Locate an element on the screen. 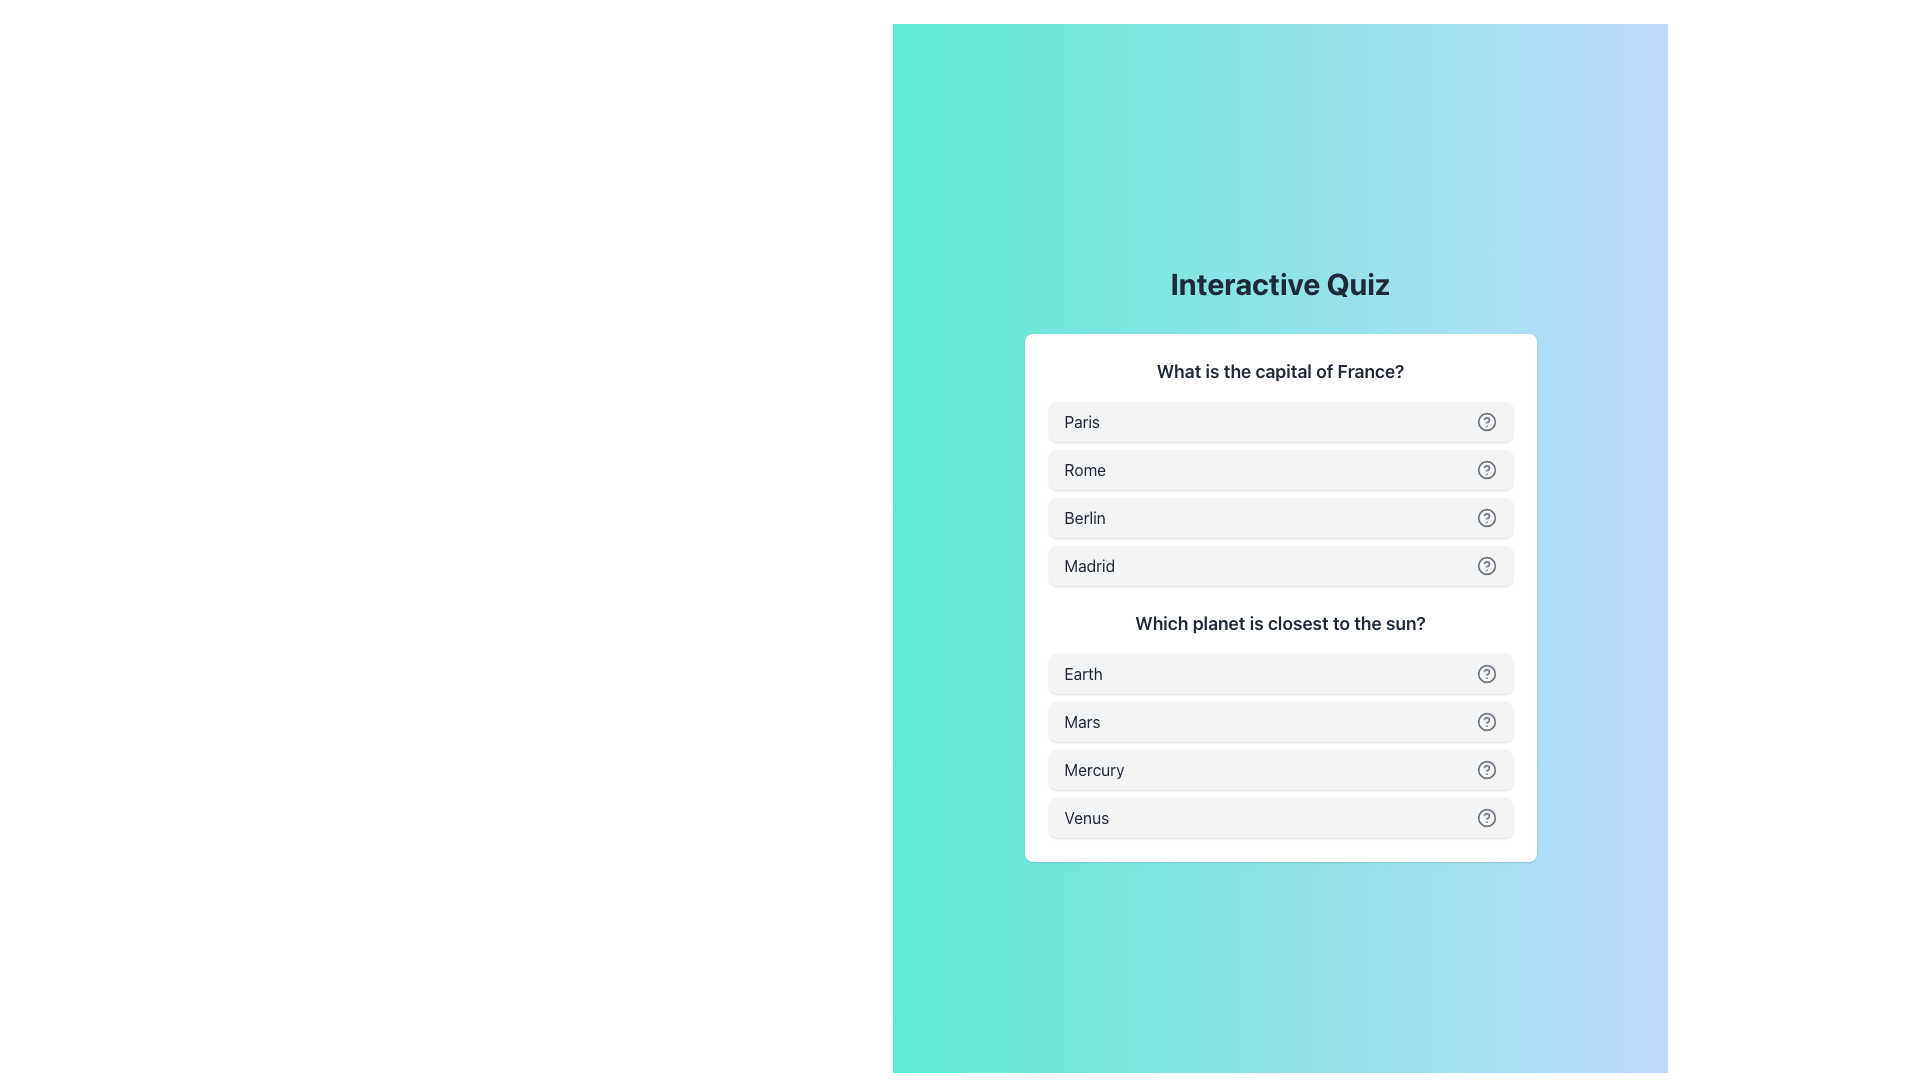 This screenshot has height=1080, width=1920. the button labeled 'Madrid' which is the fourth item in a vertical list is located at coordinates (1280, 566).